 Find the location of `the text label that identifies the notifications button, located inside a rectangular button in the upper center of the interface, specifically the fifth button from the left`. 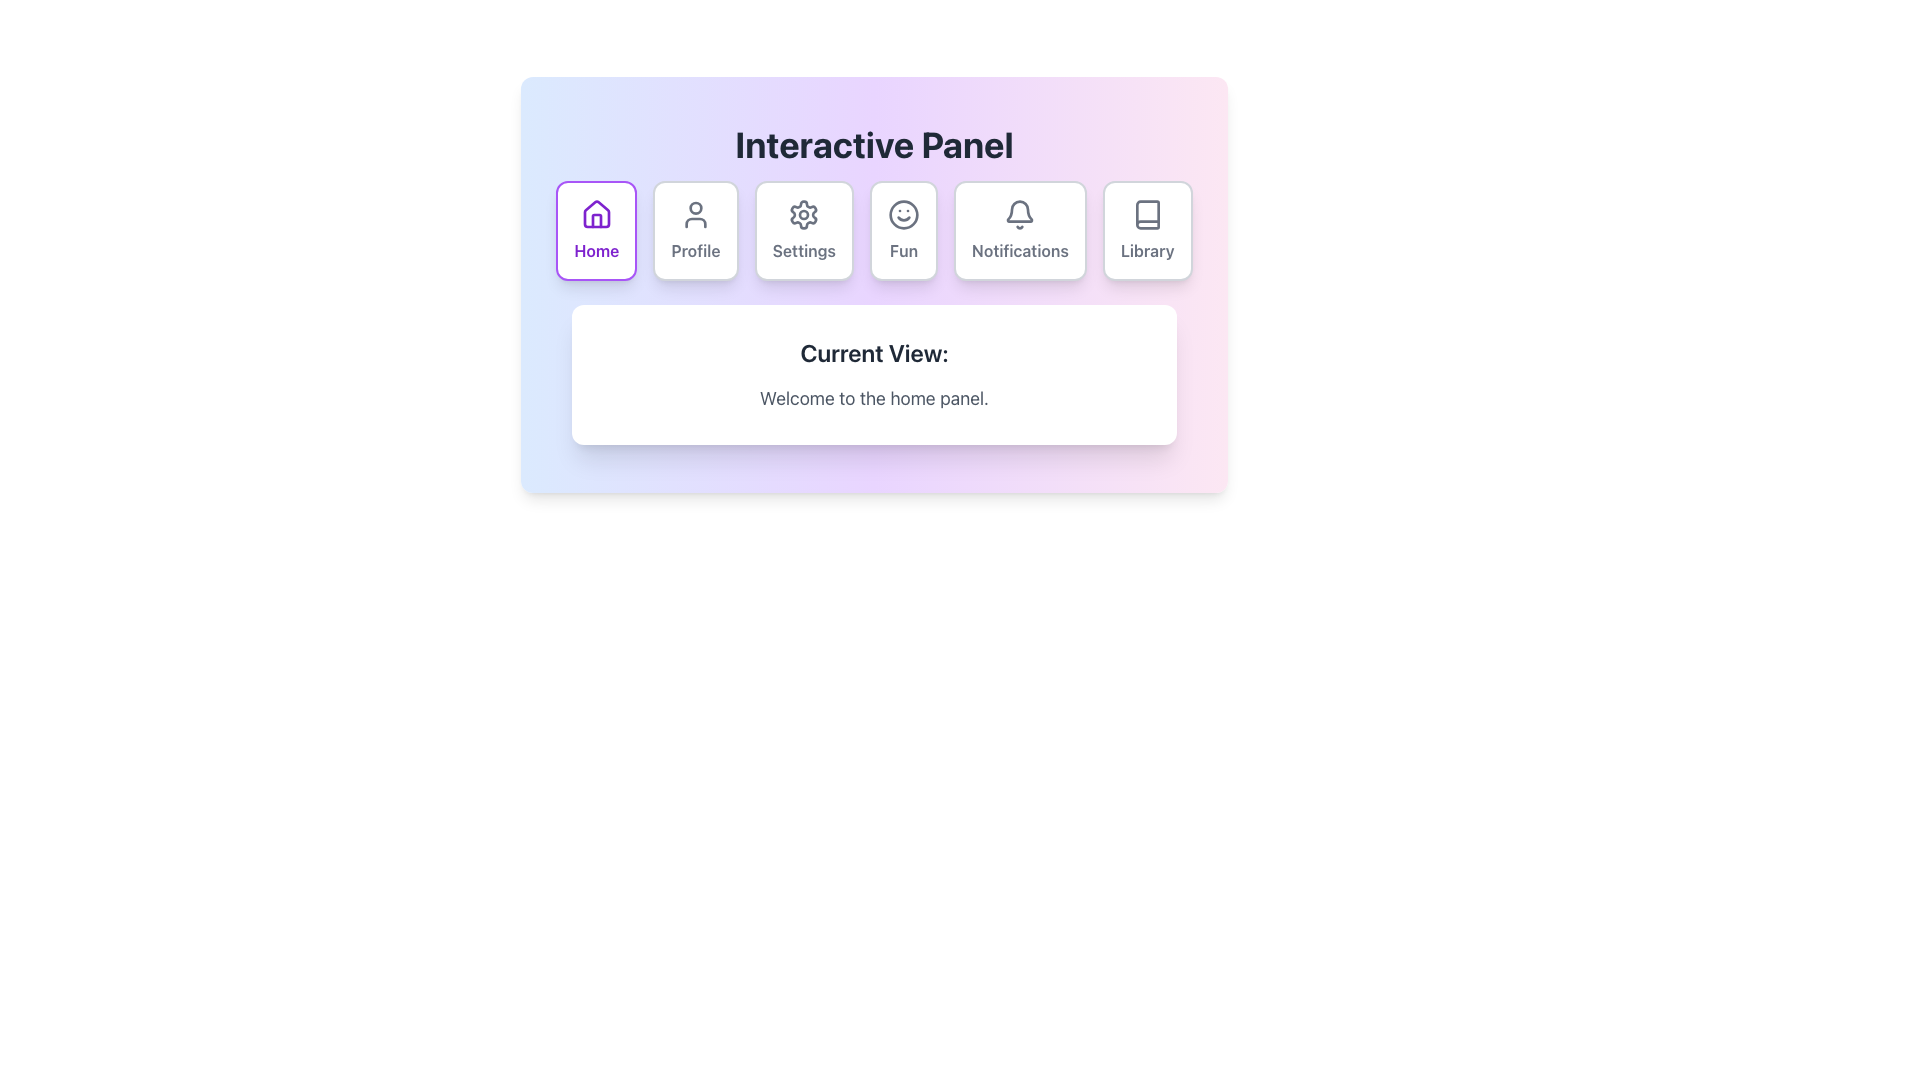

the text label that identifies the notifications button, located inside a rectangular button in the upper center of the interface, specifically the fifth button from the left is located at coordinates (1020, 249).